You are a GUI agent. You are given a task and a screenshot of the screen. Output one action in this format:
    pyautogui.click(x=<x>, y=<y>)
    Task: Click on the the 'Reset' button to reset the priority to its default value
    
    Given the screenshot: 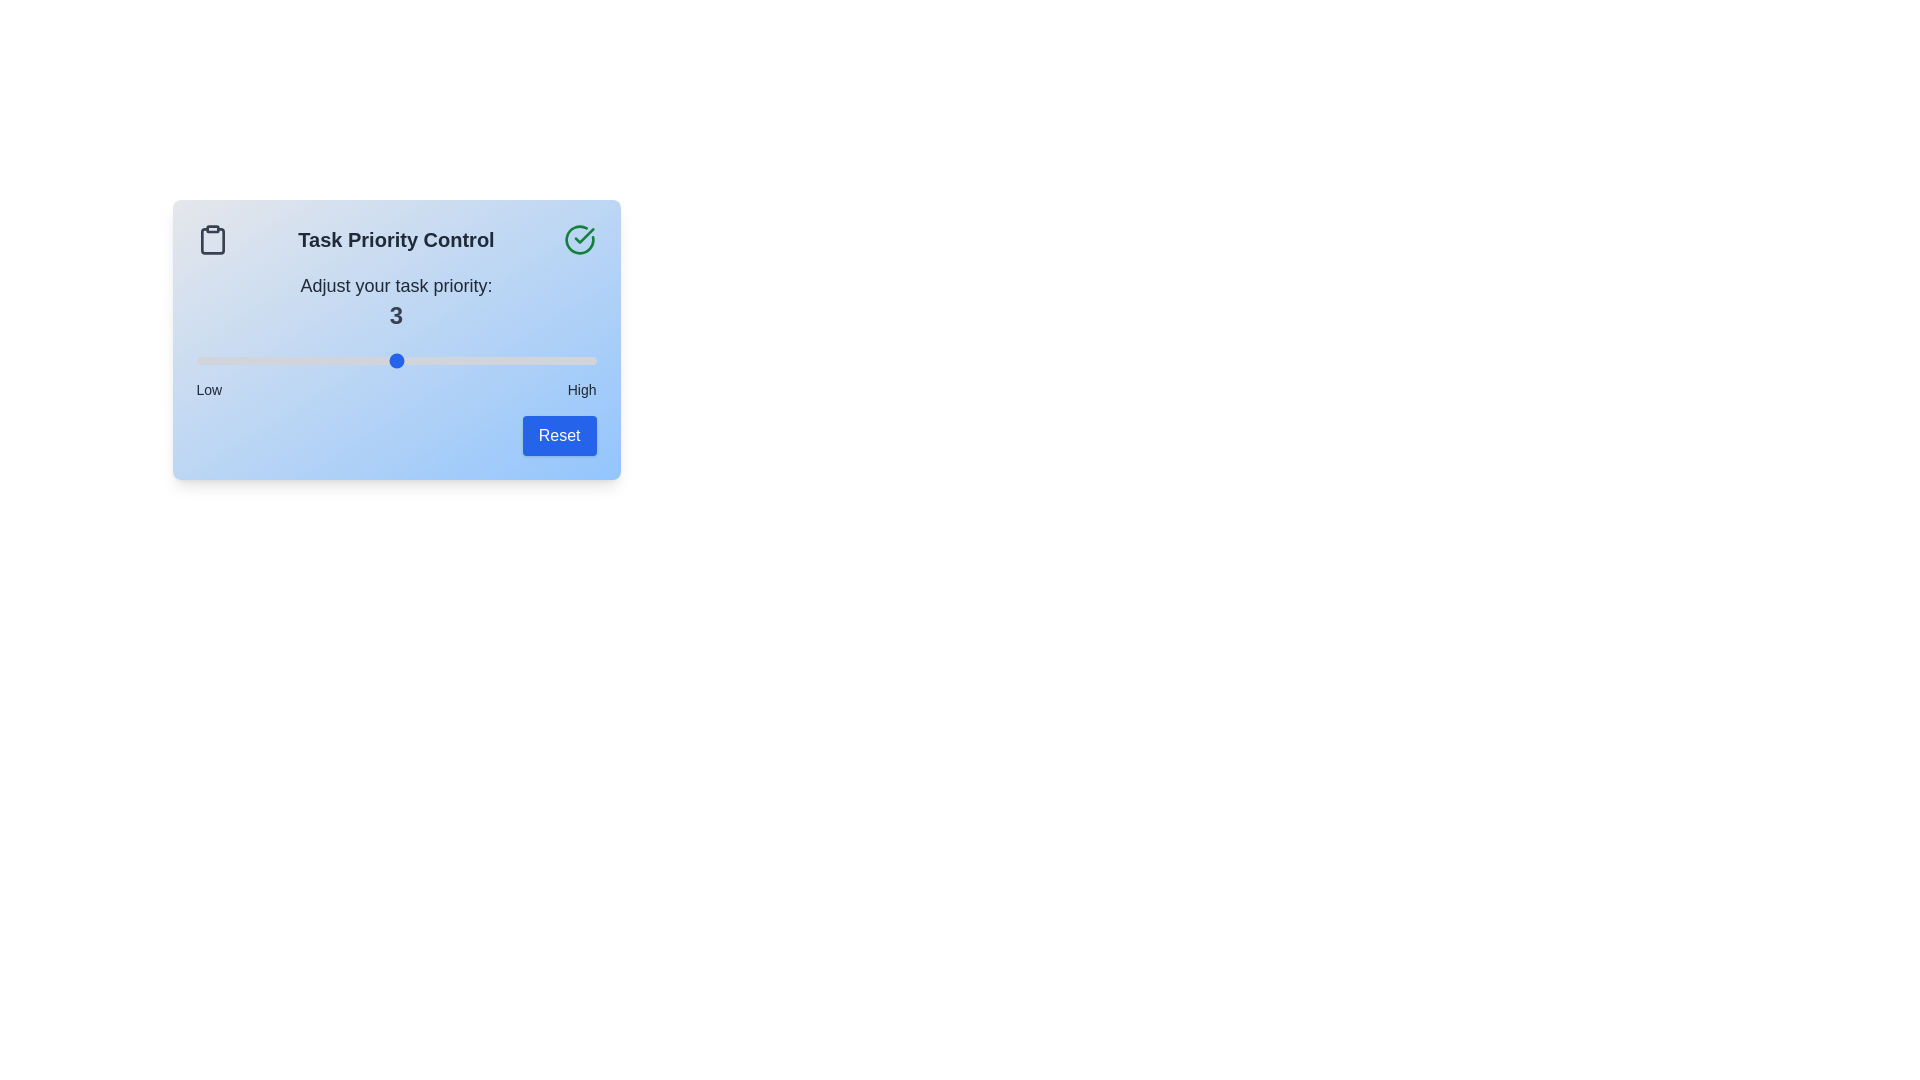 What is the action you would take?
    pyautogui.click(x=559, y=434)
    